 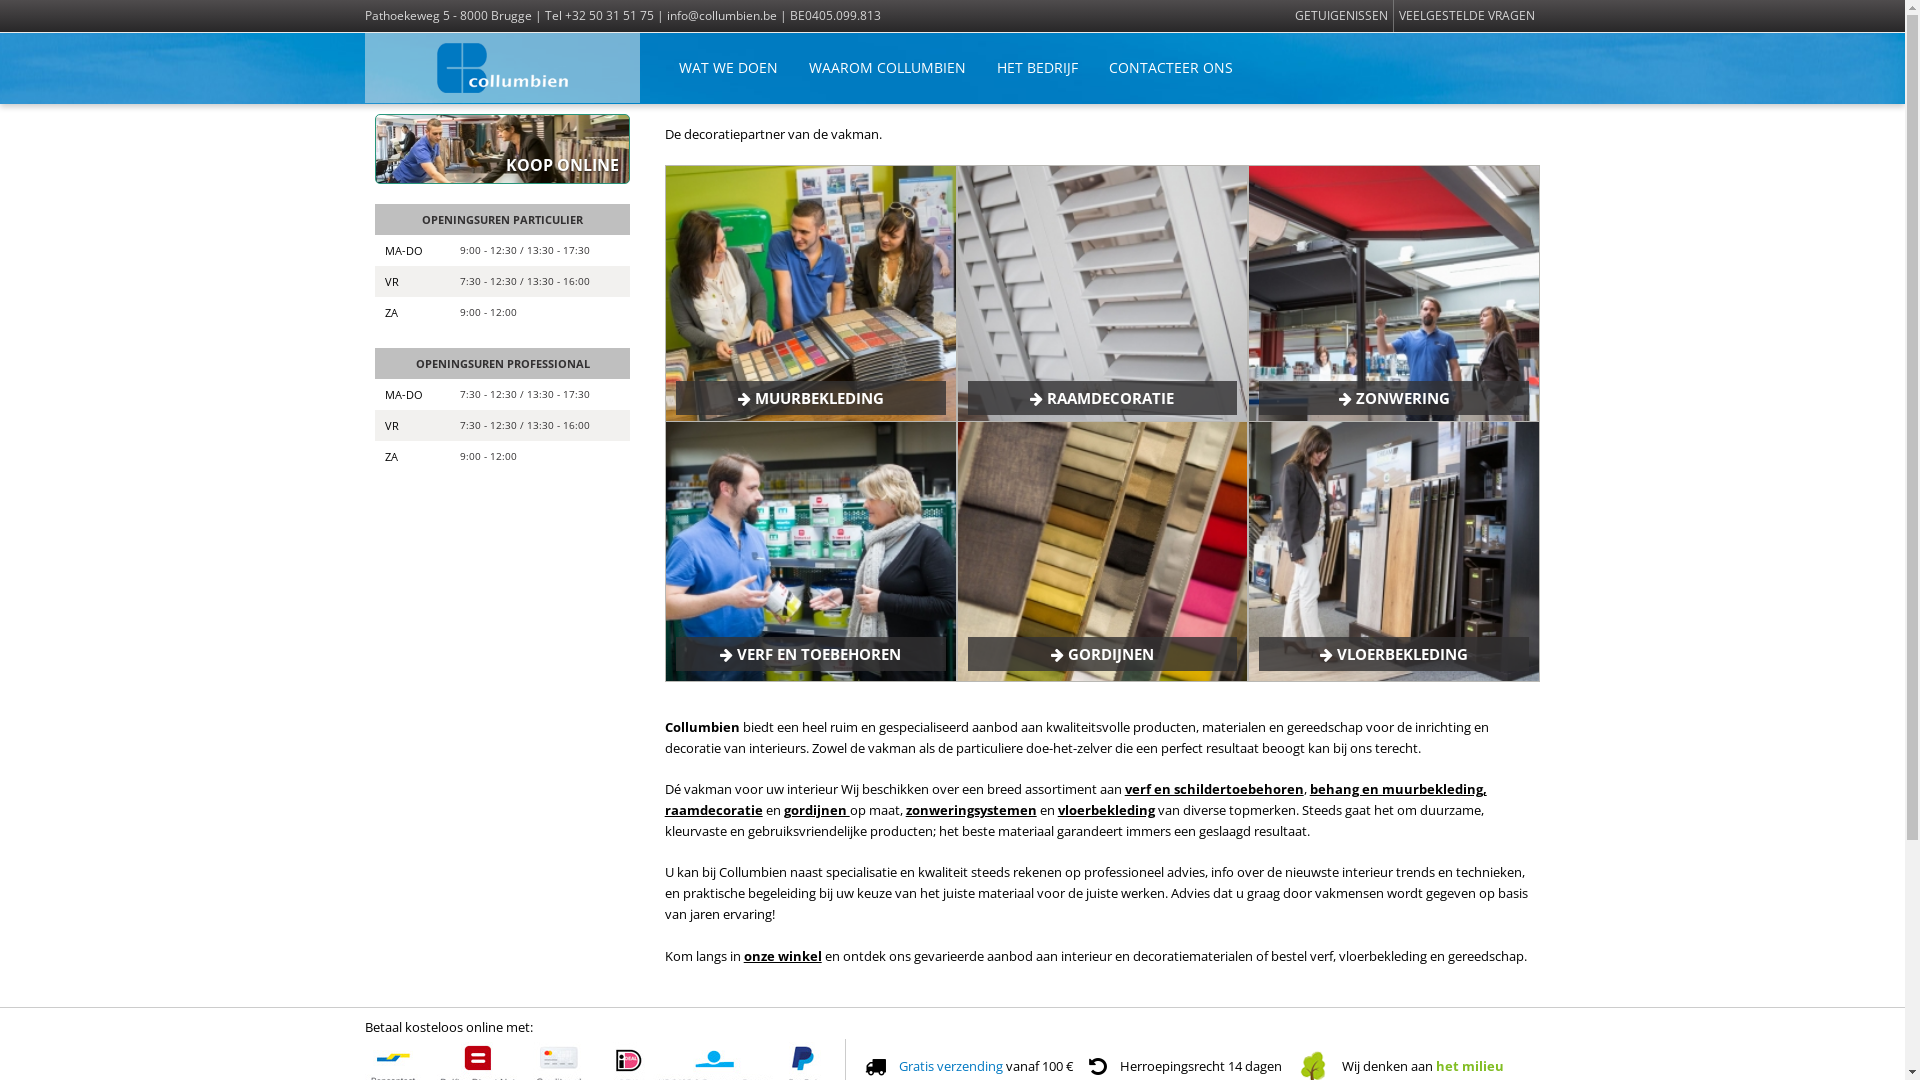 I want to click on 'verf en schildertoebehoren', so click(x=1124, y=788).